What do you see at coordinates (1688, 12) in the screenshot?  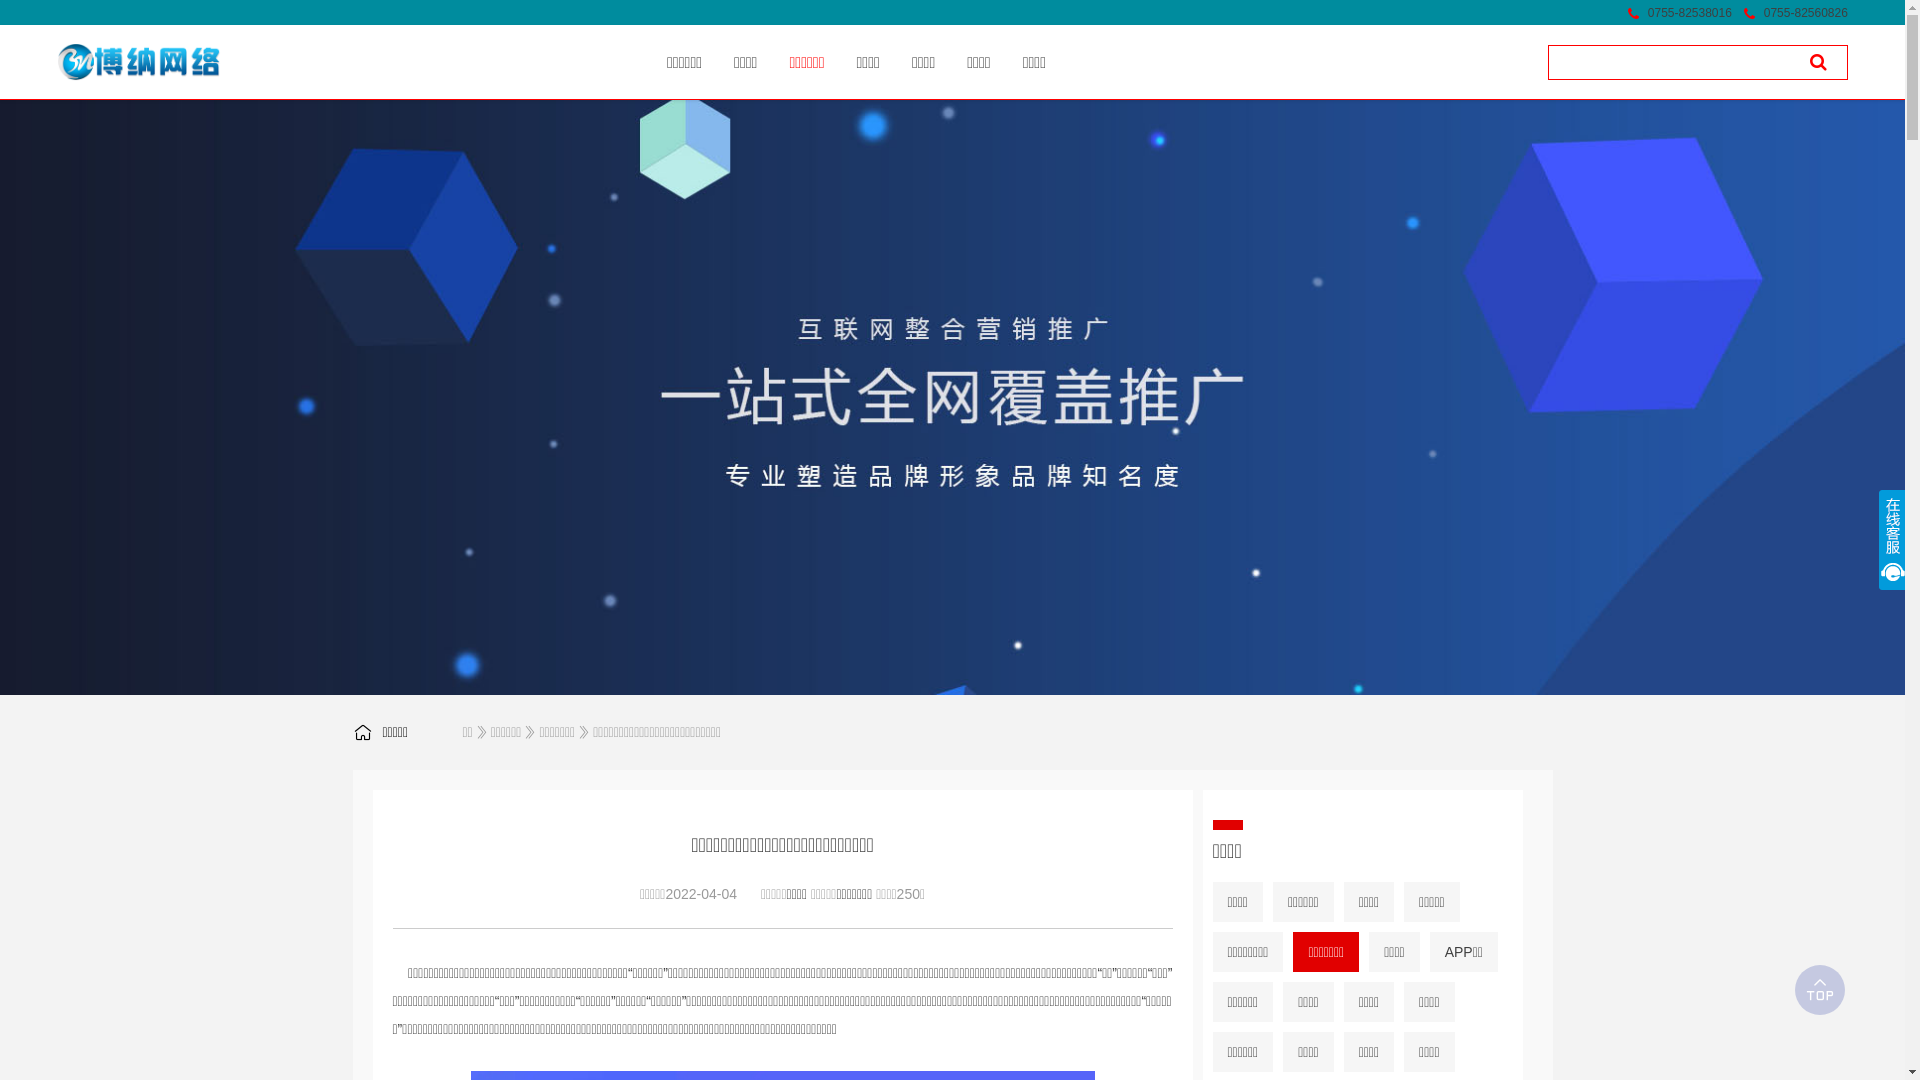 I see `'0755-82538016'` at bounding box center [1688, 12].